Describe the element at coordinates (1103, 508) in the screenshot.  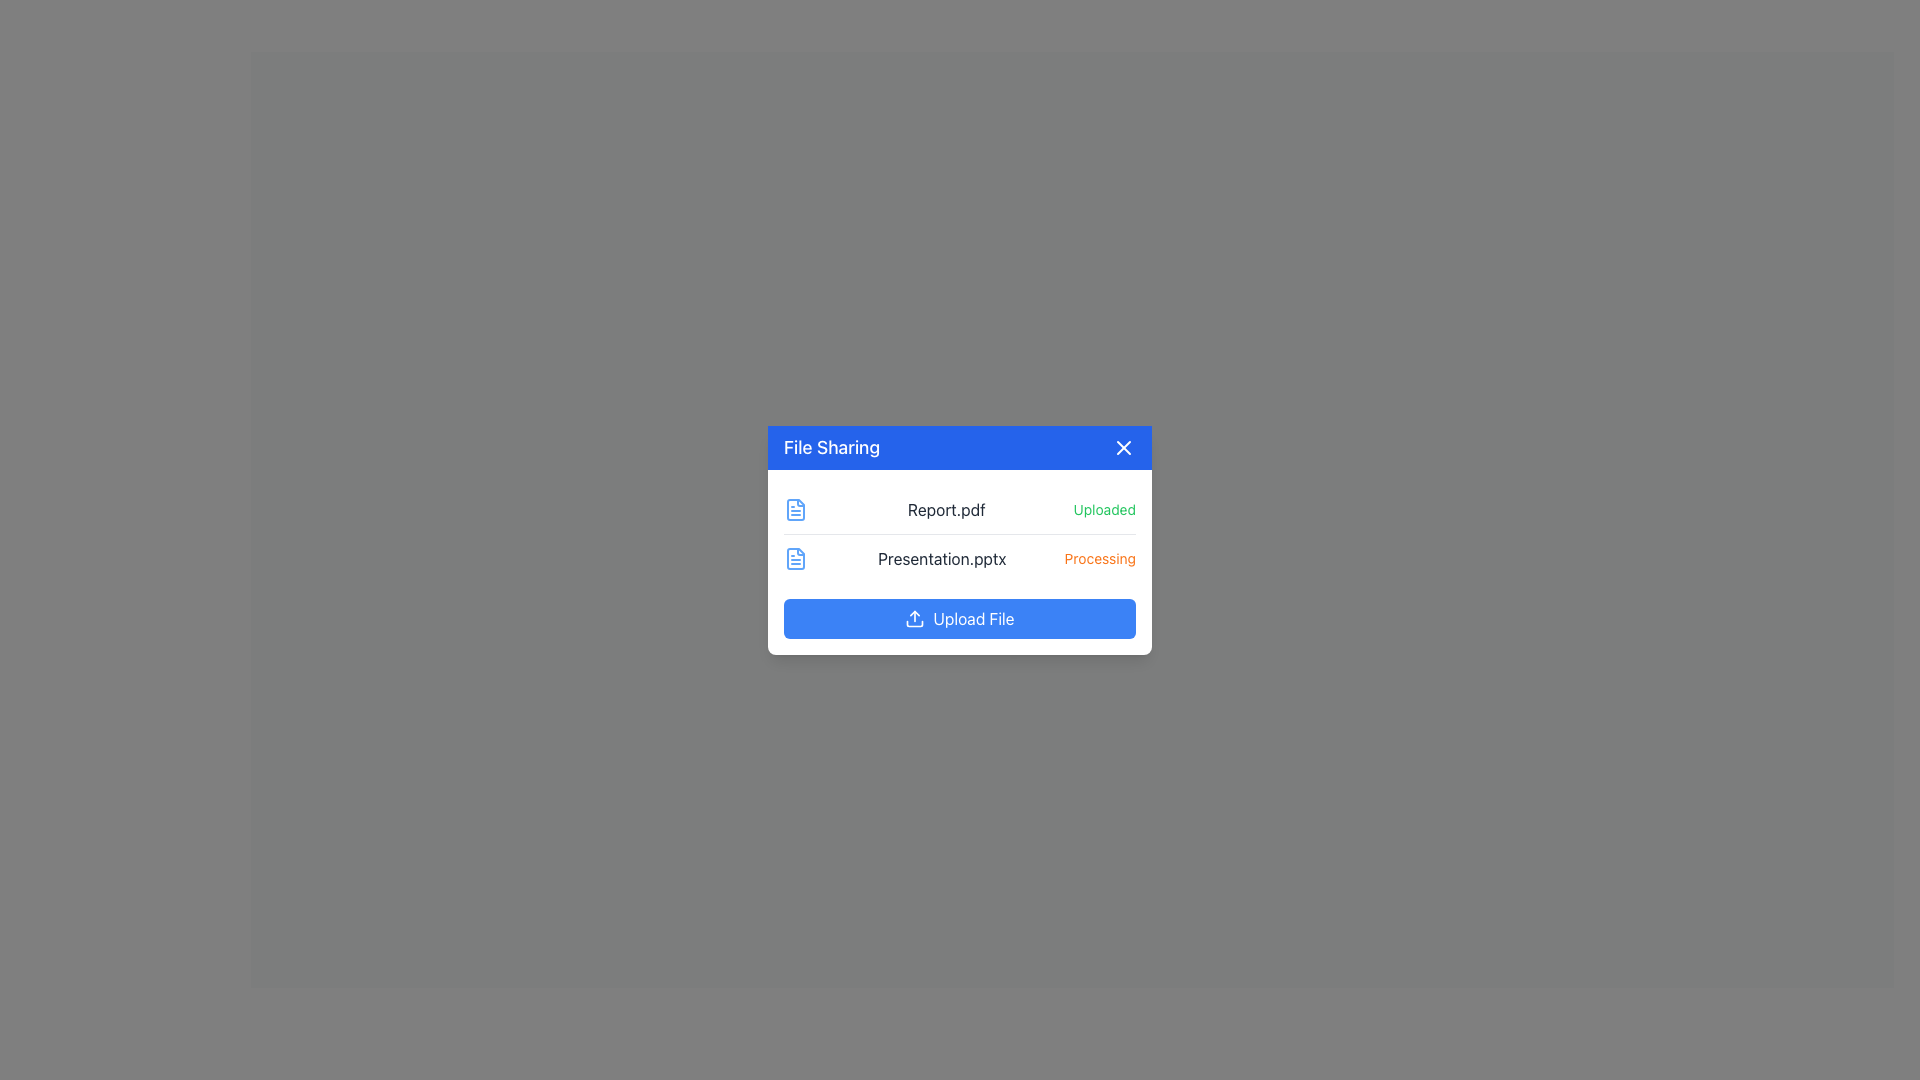
I see `the text label that reads 'Uploaded' with a green text style, located to the right of 'Report.pdf' in the file status list of the file-sharing dialog box` at that location.